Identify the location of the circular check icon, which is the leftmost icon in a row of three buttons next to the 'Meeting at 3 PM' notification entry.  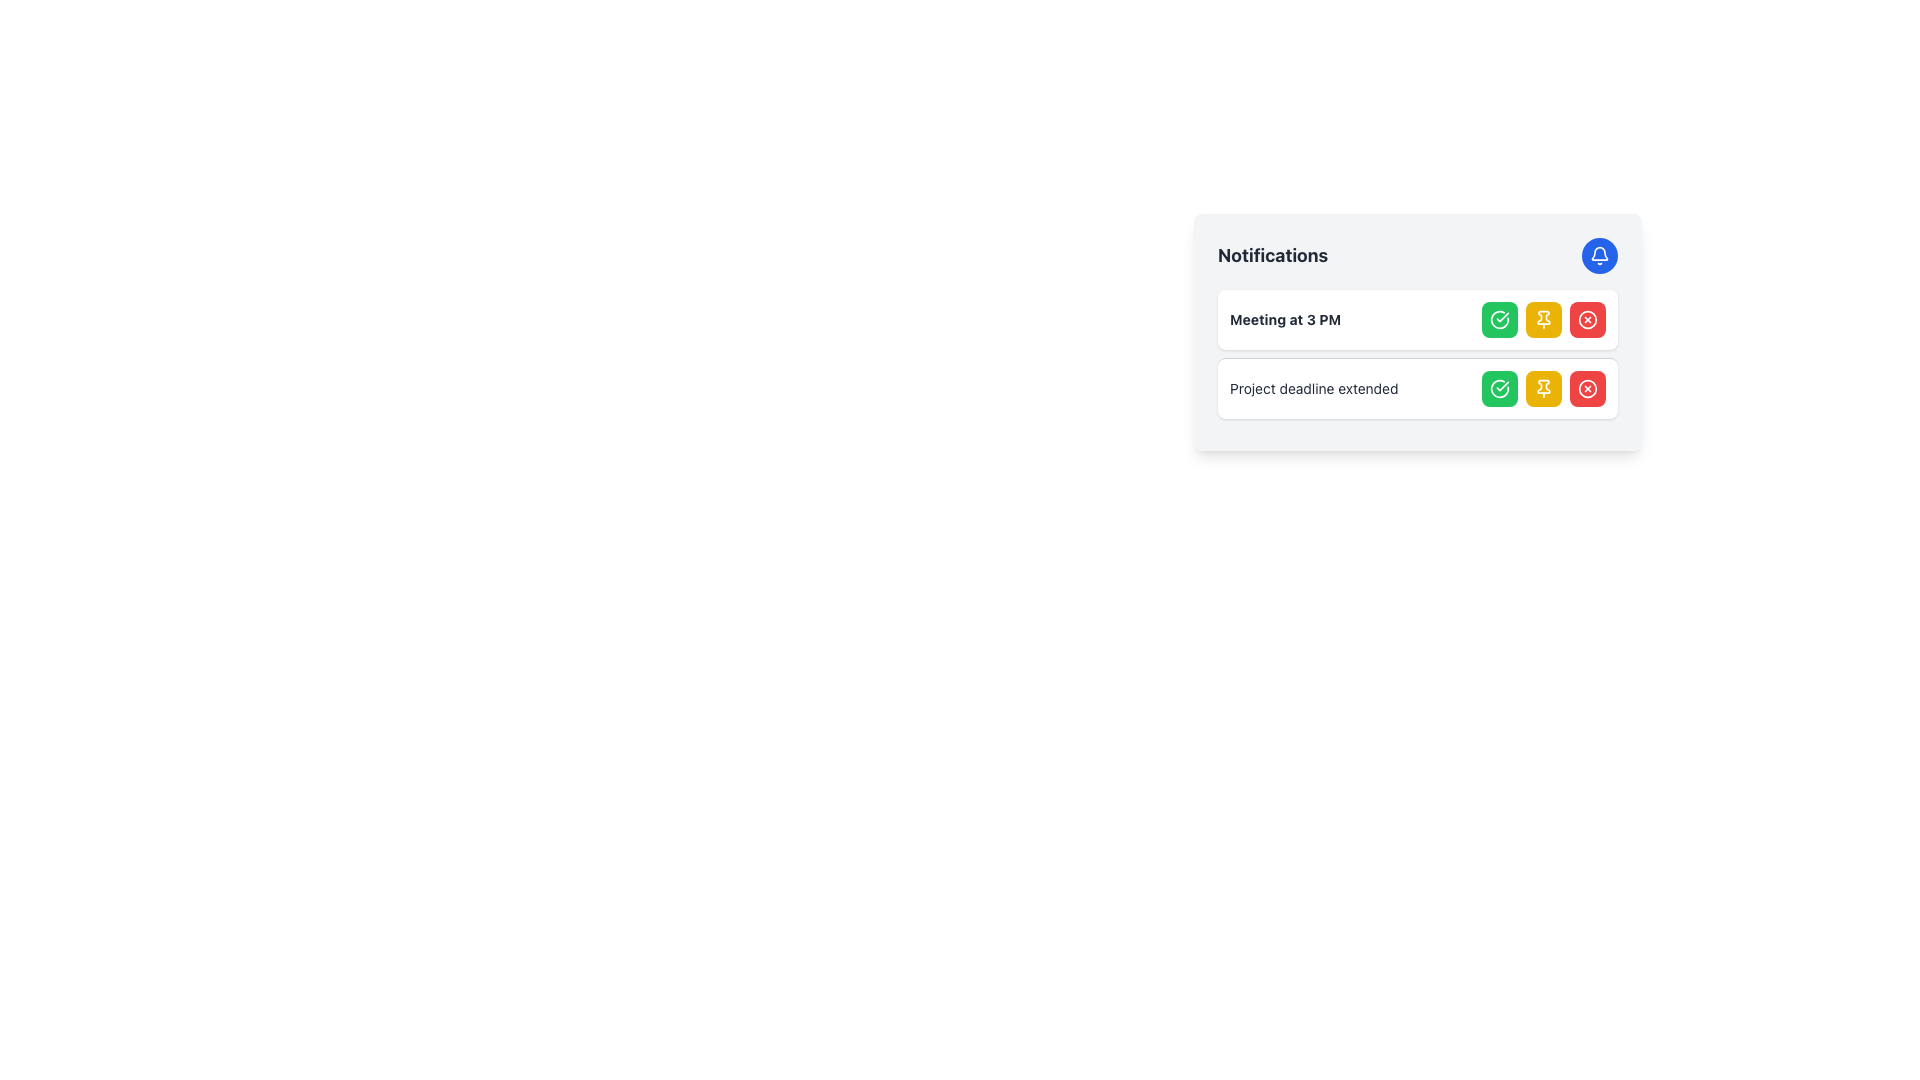
(1499, 319).